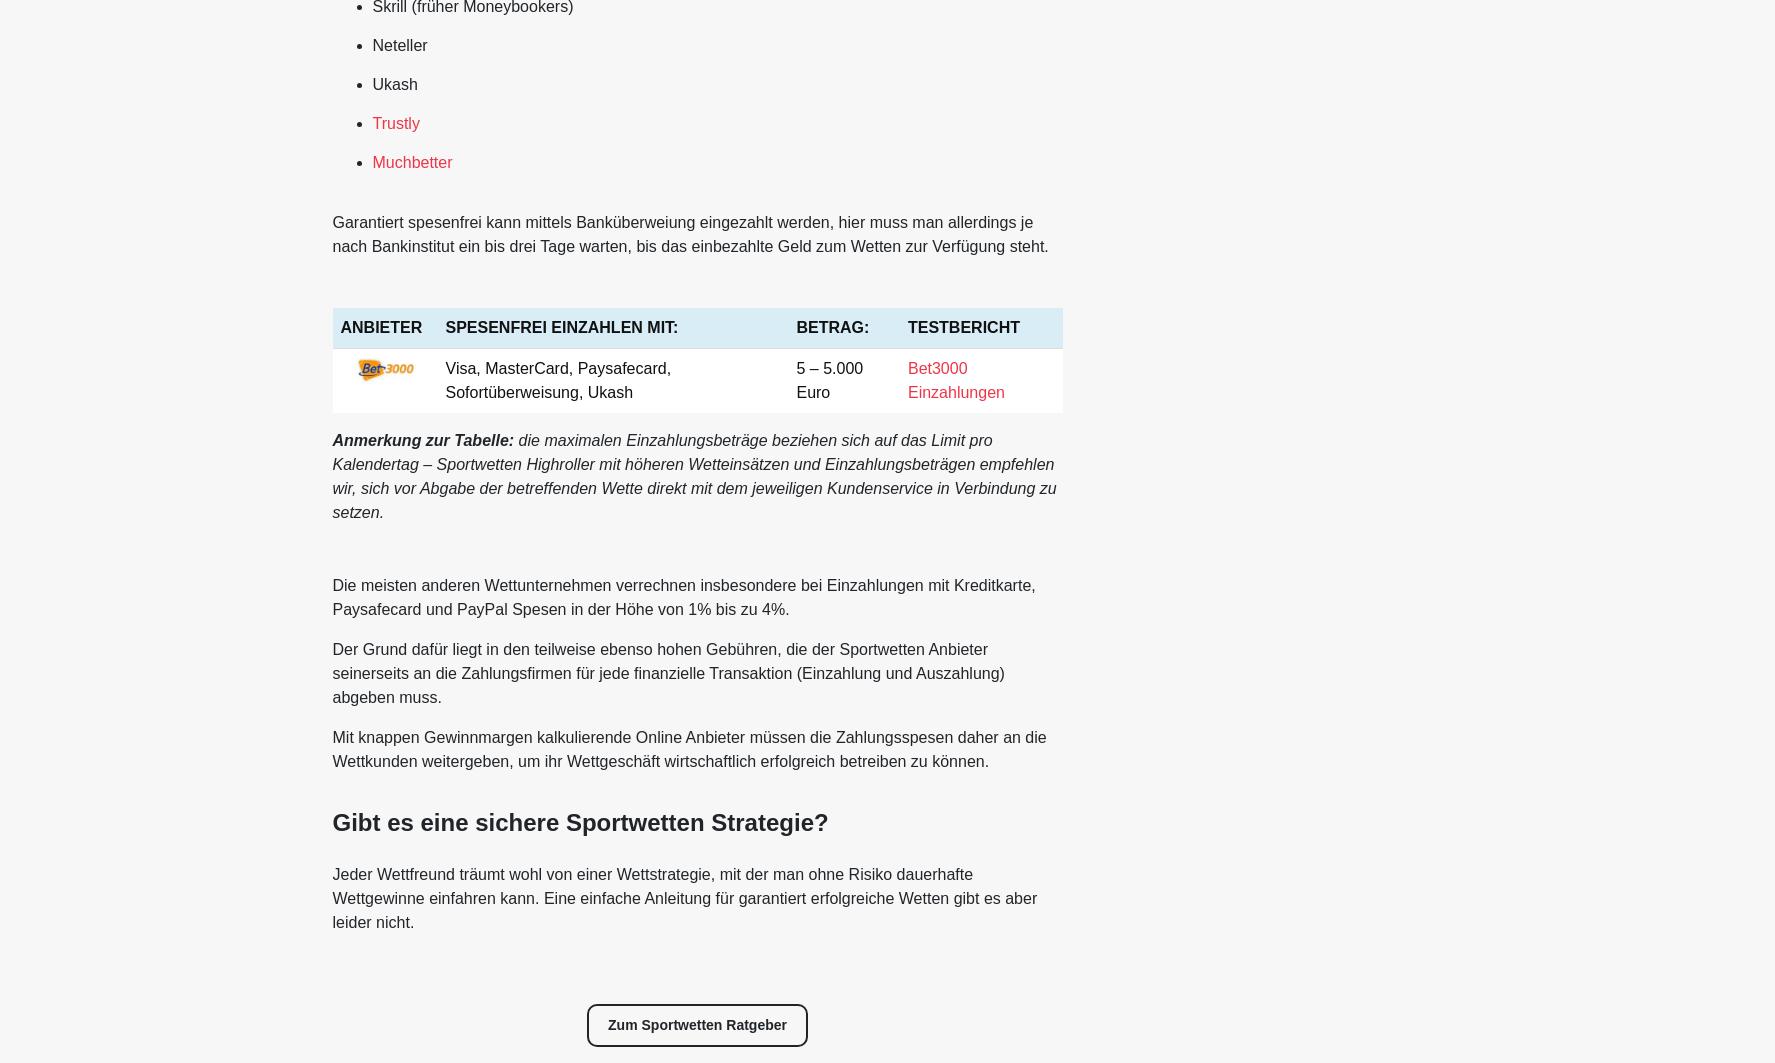  Describe the element at coordinates (557, 379) in the screenshot. I see `'Visa, MasterCard, Paysafecard, Sofortüberweisung, Ukash'` at that location.